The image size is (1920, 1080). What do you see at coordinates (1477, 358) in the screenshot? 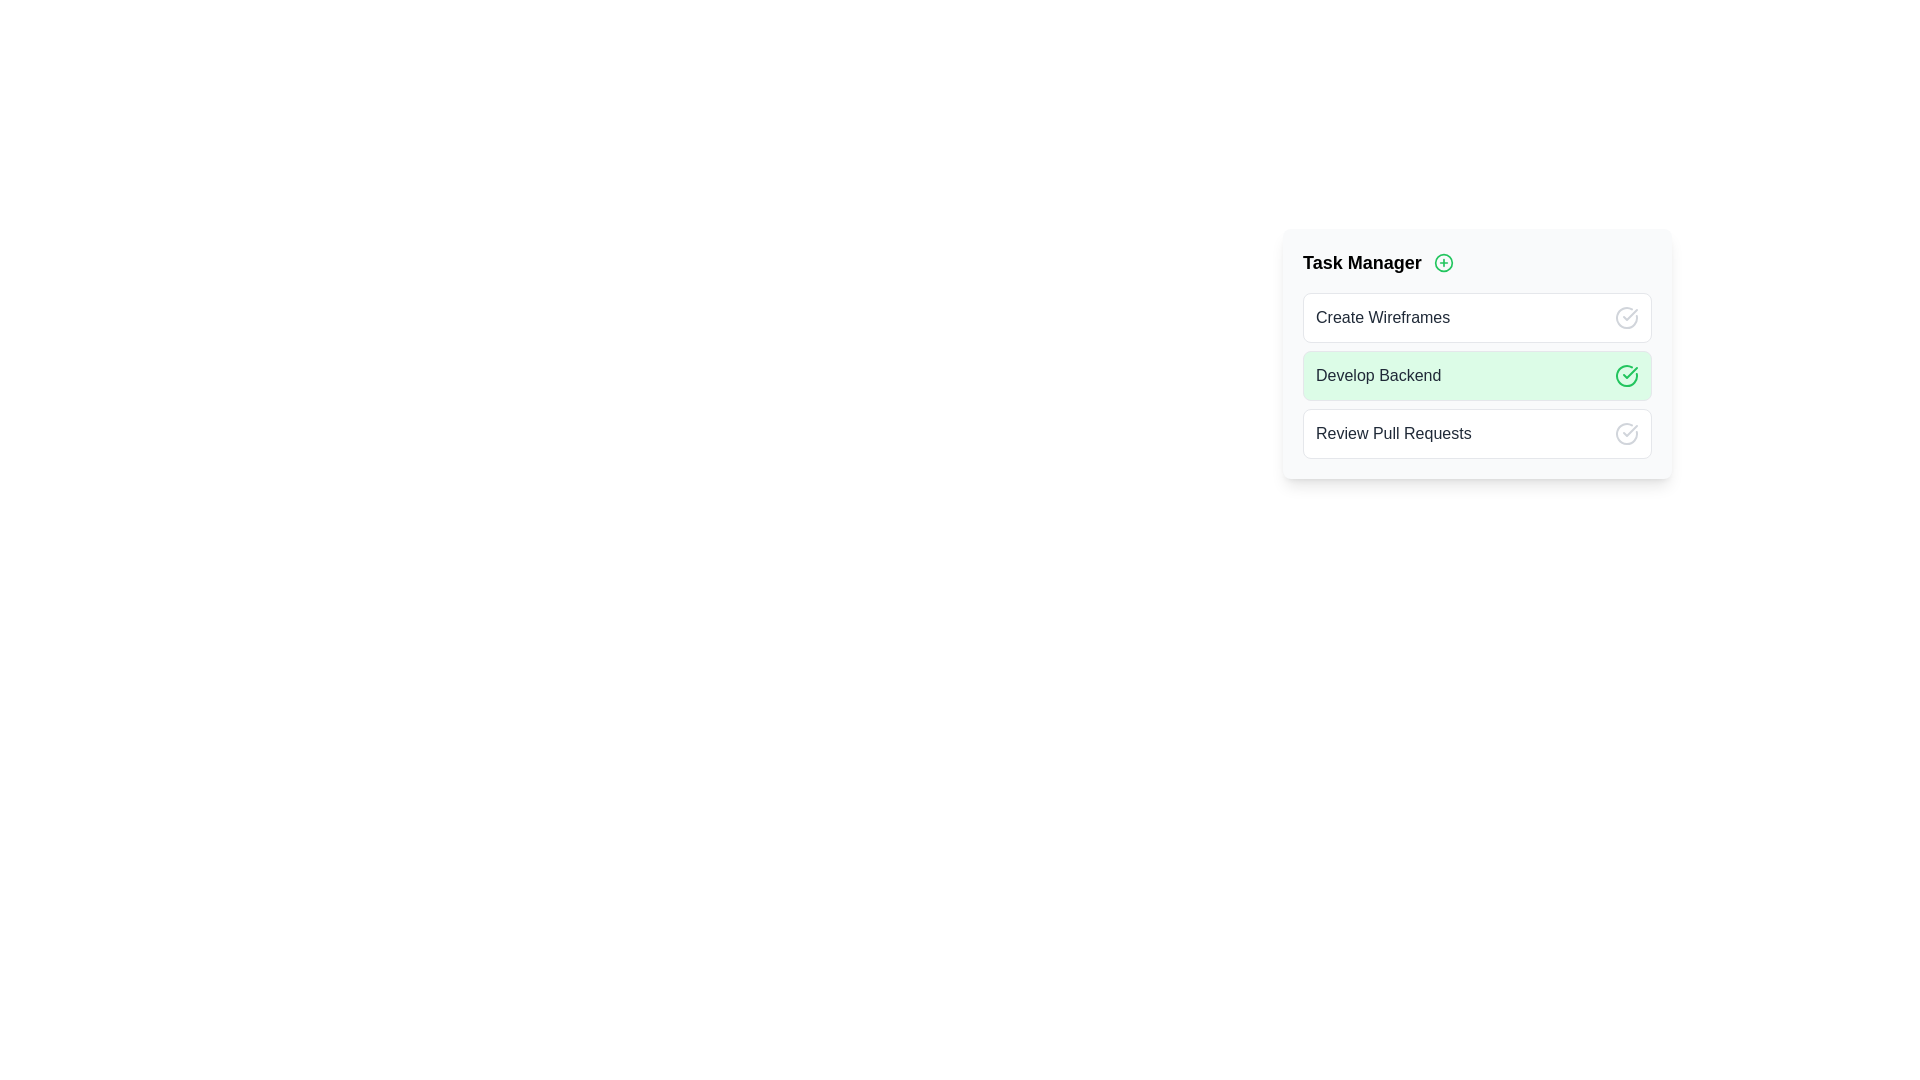
I see `the Task list item labeled 'Develop Backend' with a green completion indicator` at bounding box center [1477, 358].